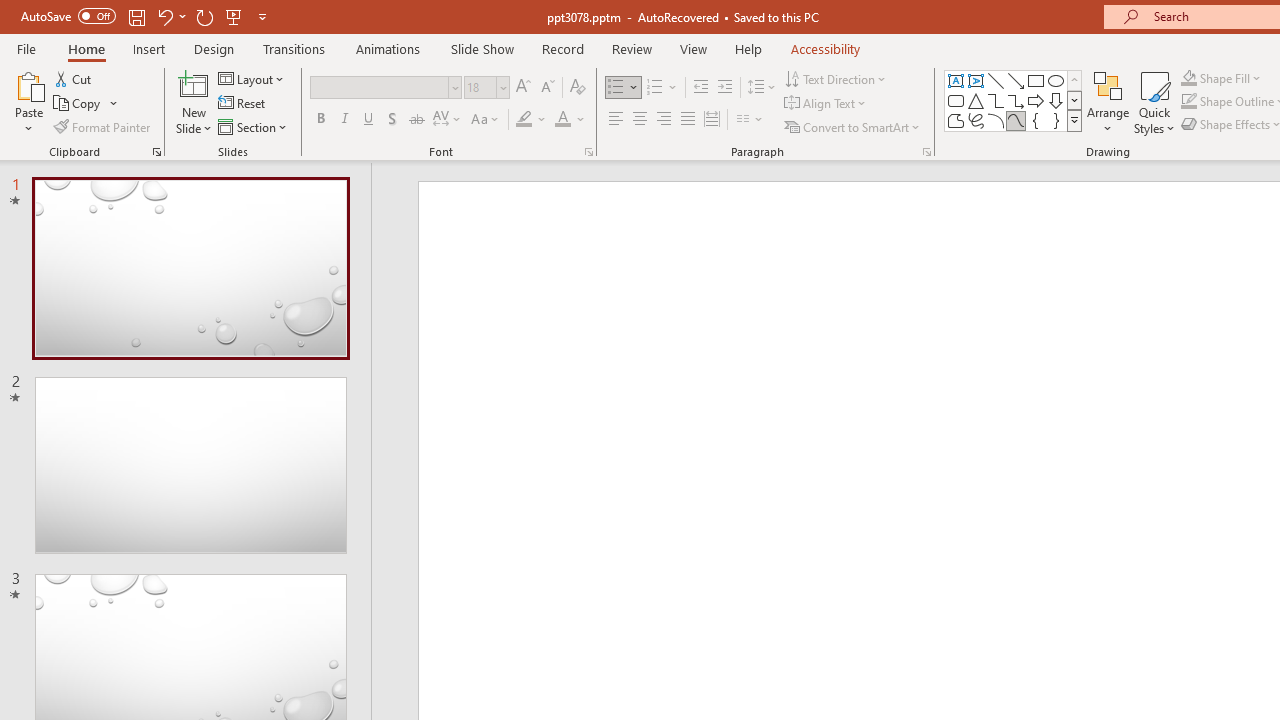 Image resolution: width=1280 pixels, height=720 pixels. Describe the element at coordinates (392, 119) in the screenshot. I see `'Shadow'` at that location.